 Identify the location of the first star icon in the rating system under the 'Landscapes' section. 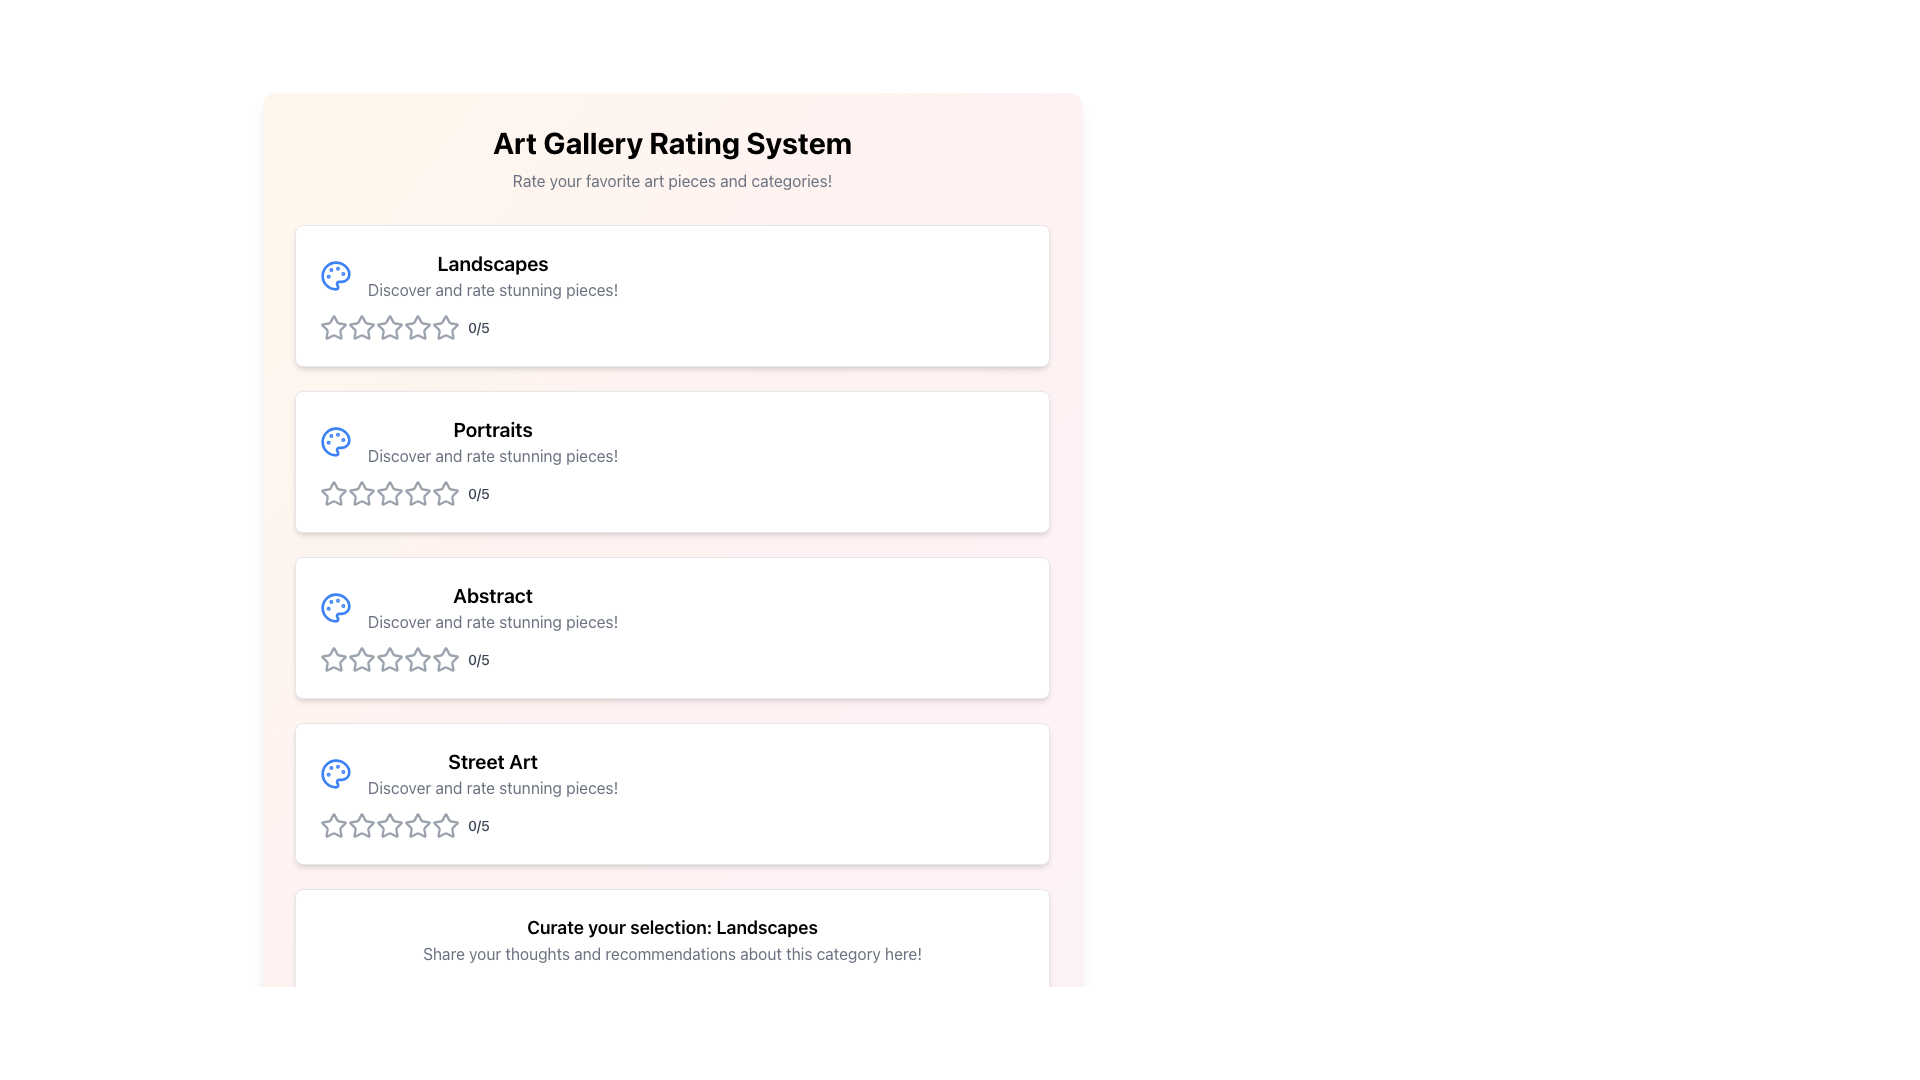
(332, 326).